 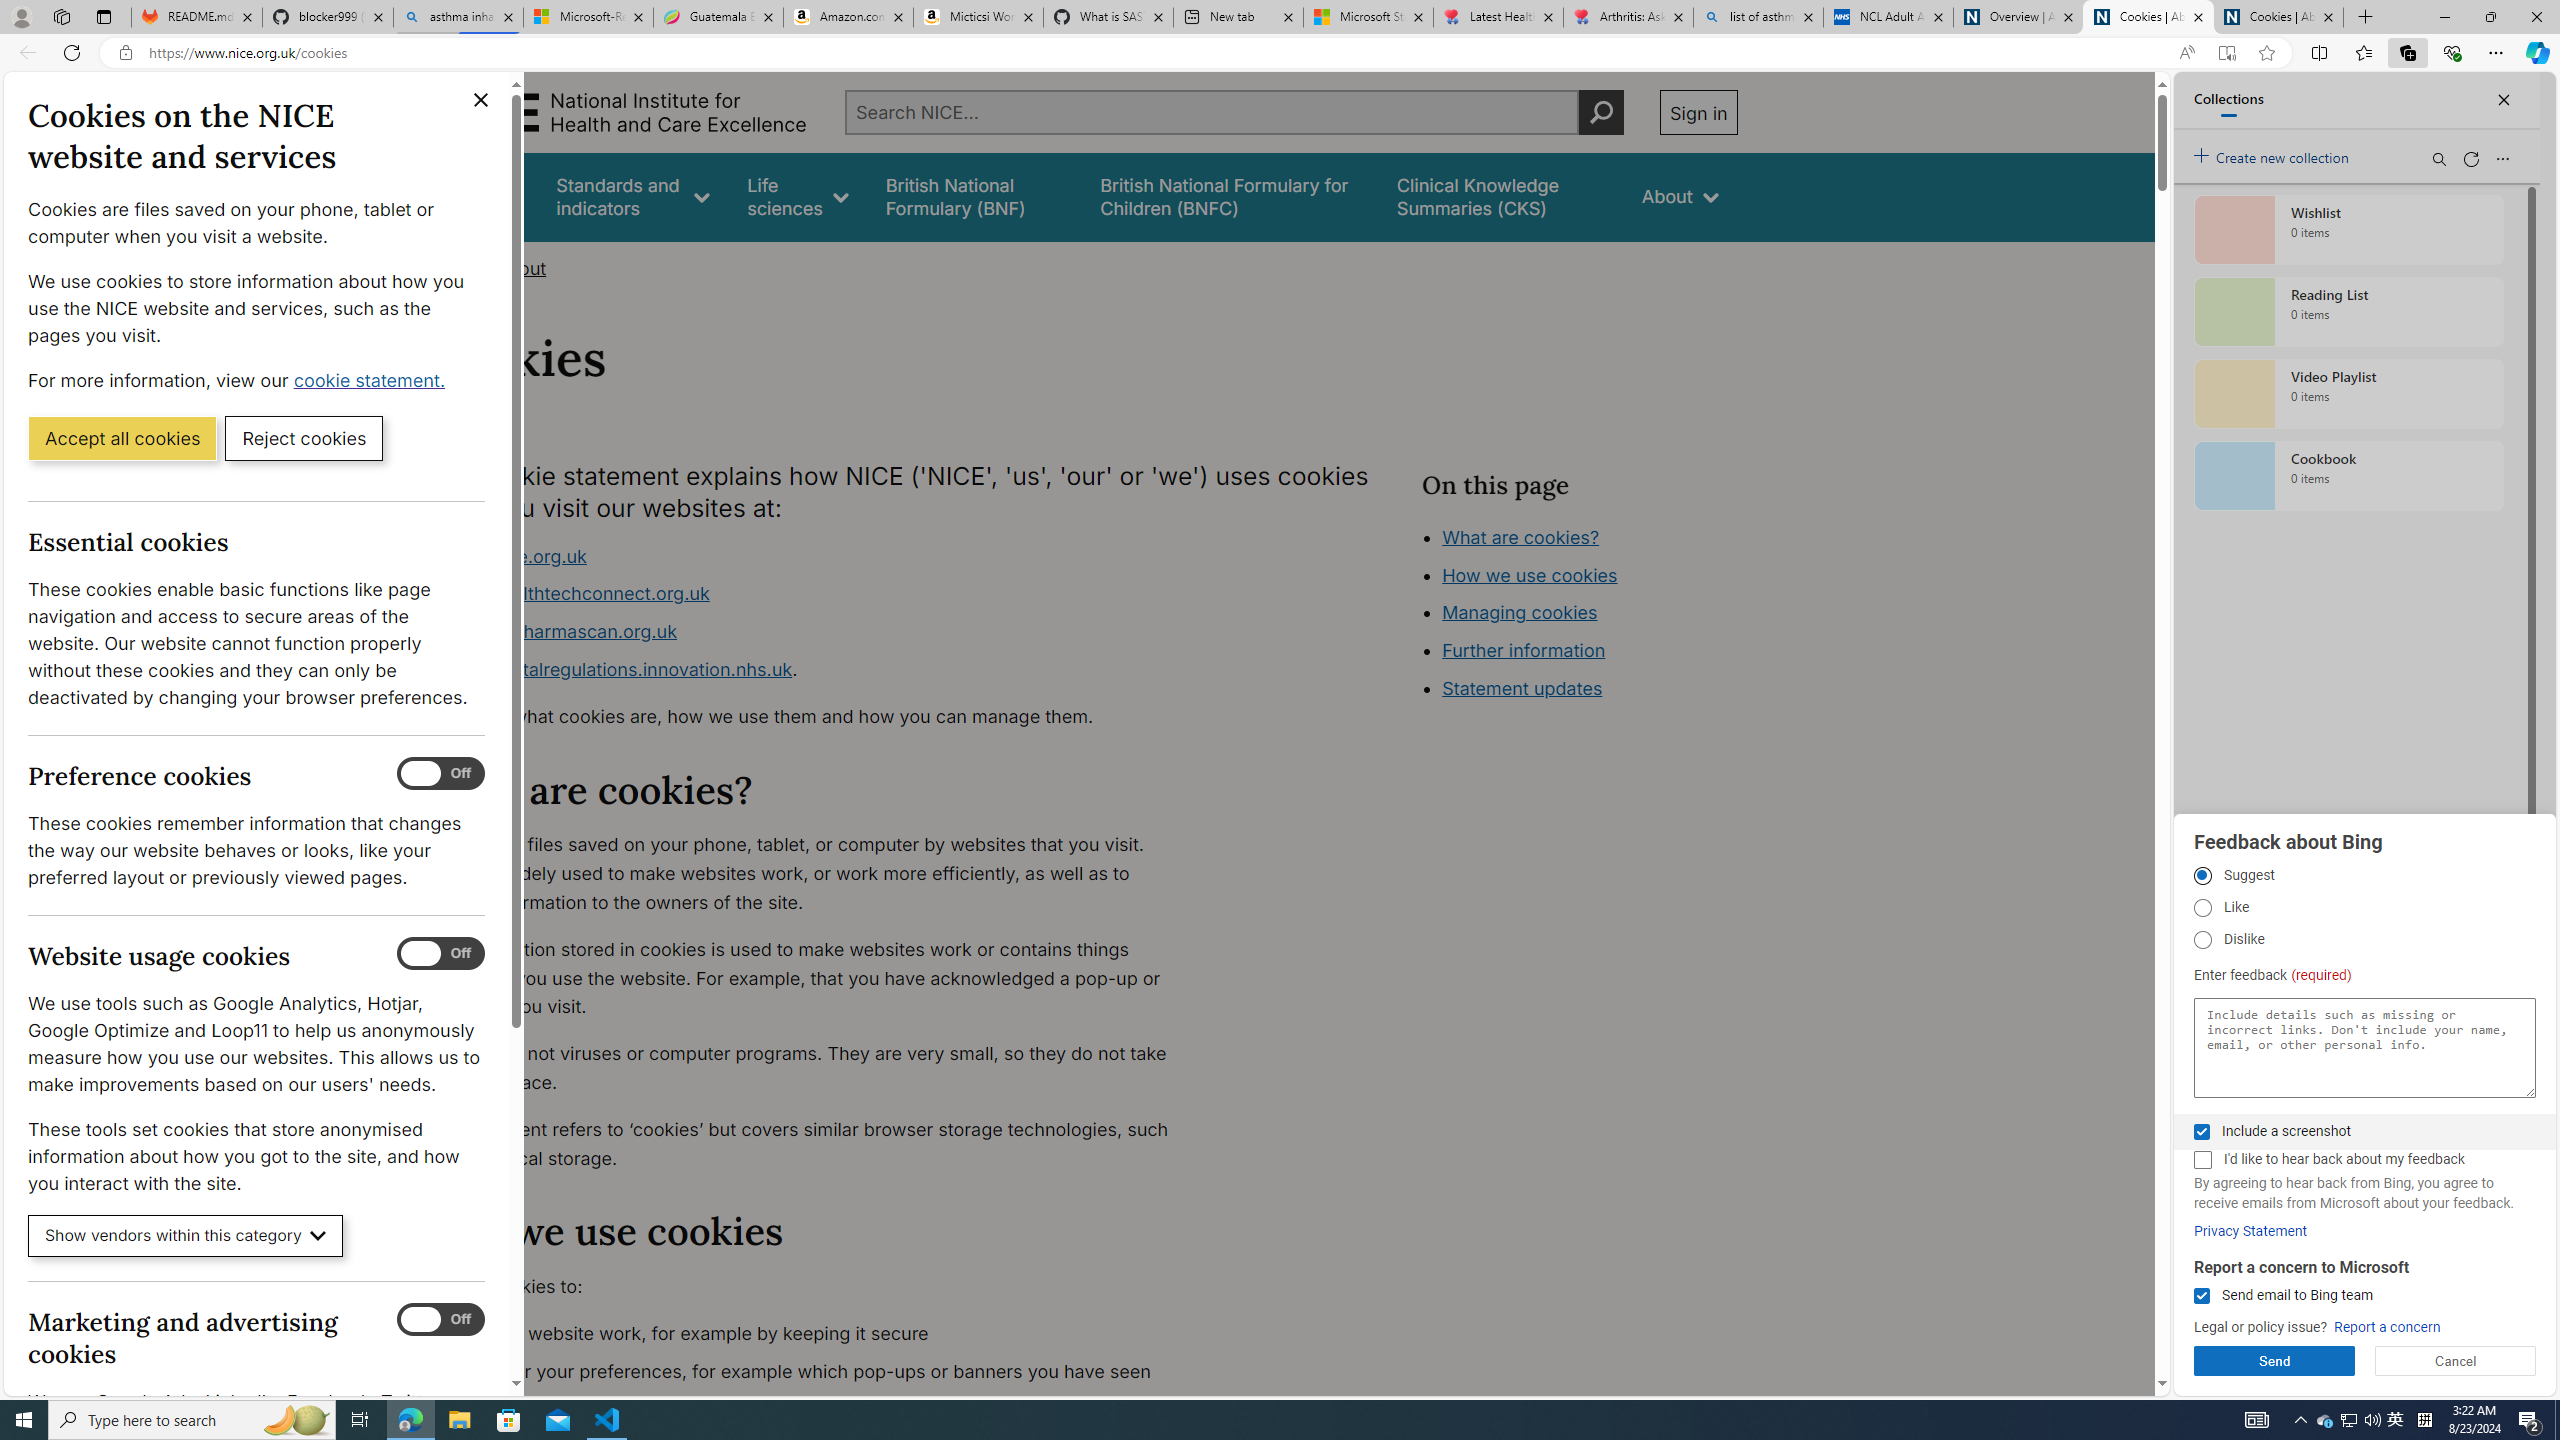 I want to click on 'Send email to Bing team', so click(x=2201, y=1295).